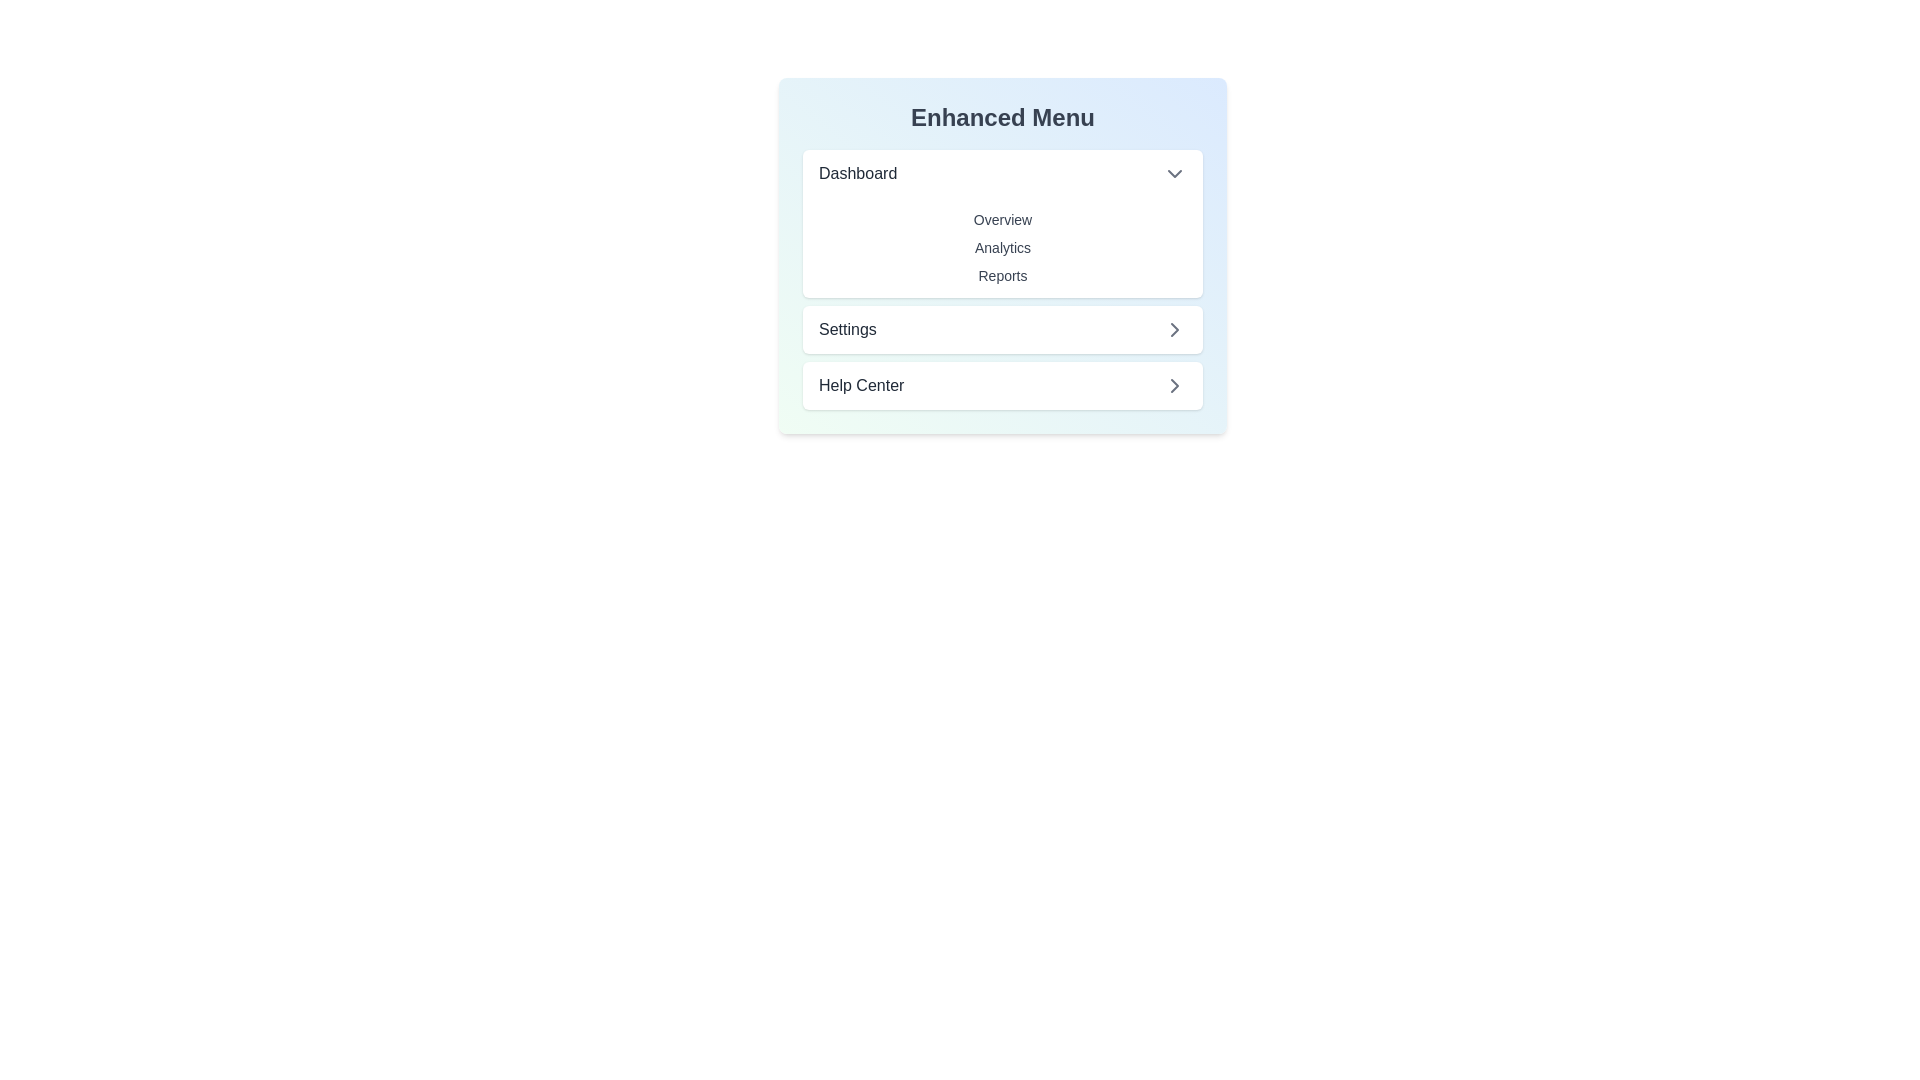 The image size is (1920, 1080). What do you see at coordinates (1175, 329) in the screenshot?
I see `the 'Settings' icon located on the far right of the 'Settings' menu entry in the 'Enhanced Menu'` at bounding box center [1175, 329].